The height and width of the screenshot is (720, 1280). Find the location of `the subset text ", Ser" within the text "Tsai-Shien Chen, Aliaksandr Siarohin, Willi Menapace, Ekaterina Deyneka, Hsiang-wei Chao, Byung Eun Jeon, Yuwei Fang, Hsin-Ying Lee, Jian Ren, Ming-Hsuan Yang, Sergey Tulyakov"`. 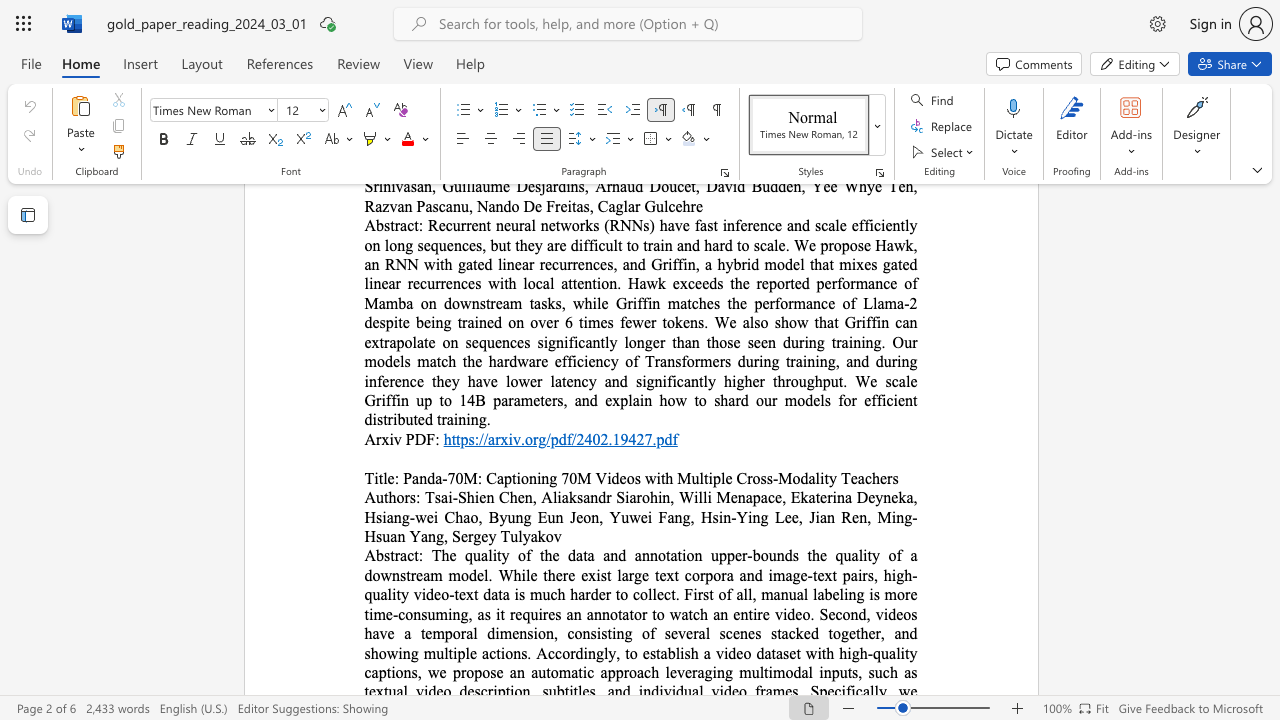

the subset text ", Ser" within the text "Tsai-Shien Chen, Aliaksandr Siarohin, Willi Menapace, Ekaterina Deyneka, Hsiang-wei Chao, Byung Eun Jeon, Yuwei Fang, Hsin-Ying Lee, Jian Ren, Ming-Hsuan Yang, Sergey Tulyakov" is located at coordinates (443, 535).